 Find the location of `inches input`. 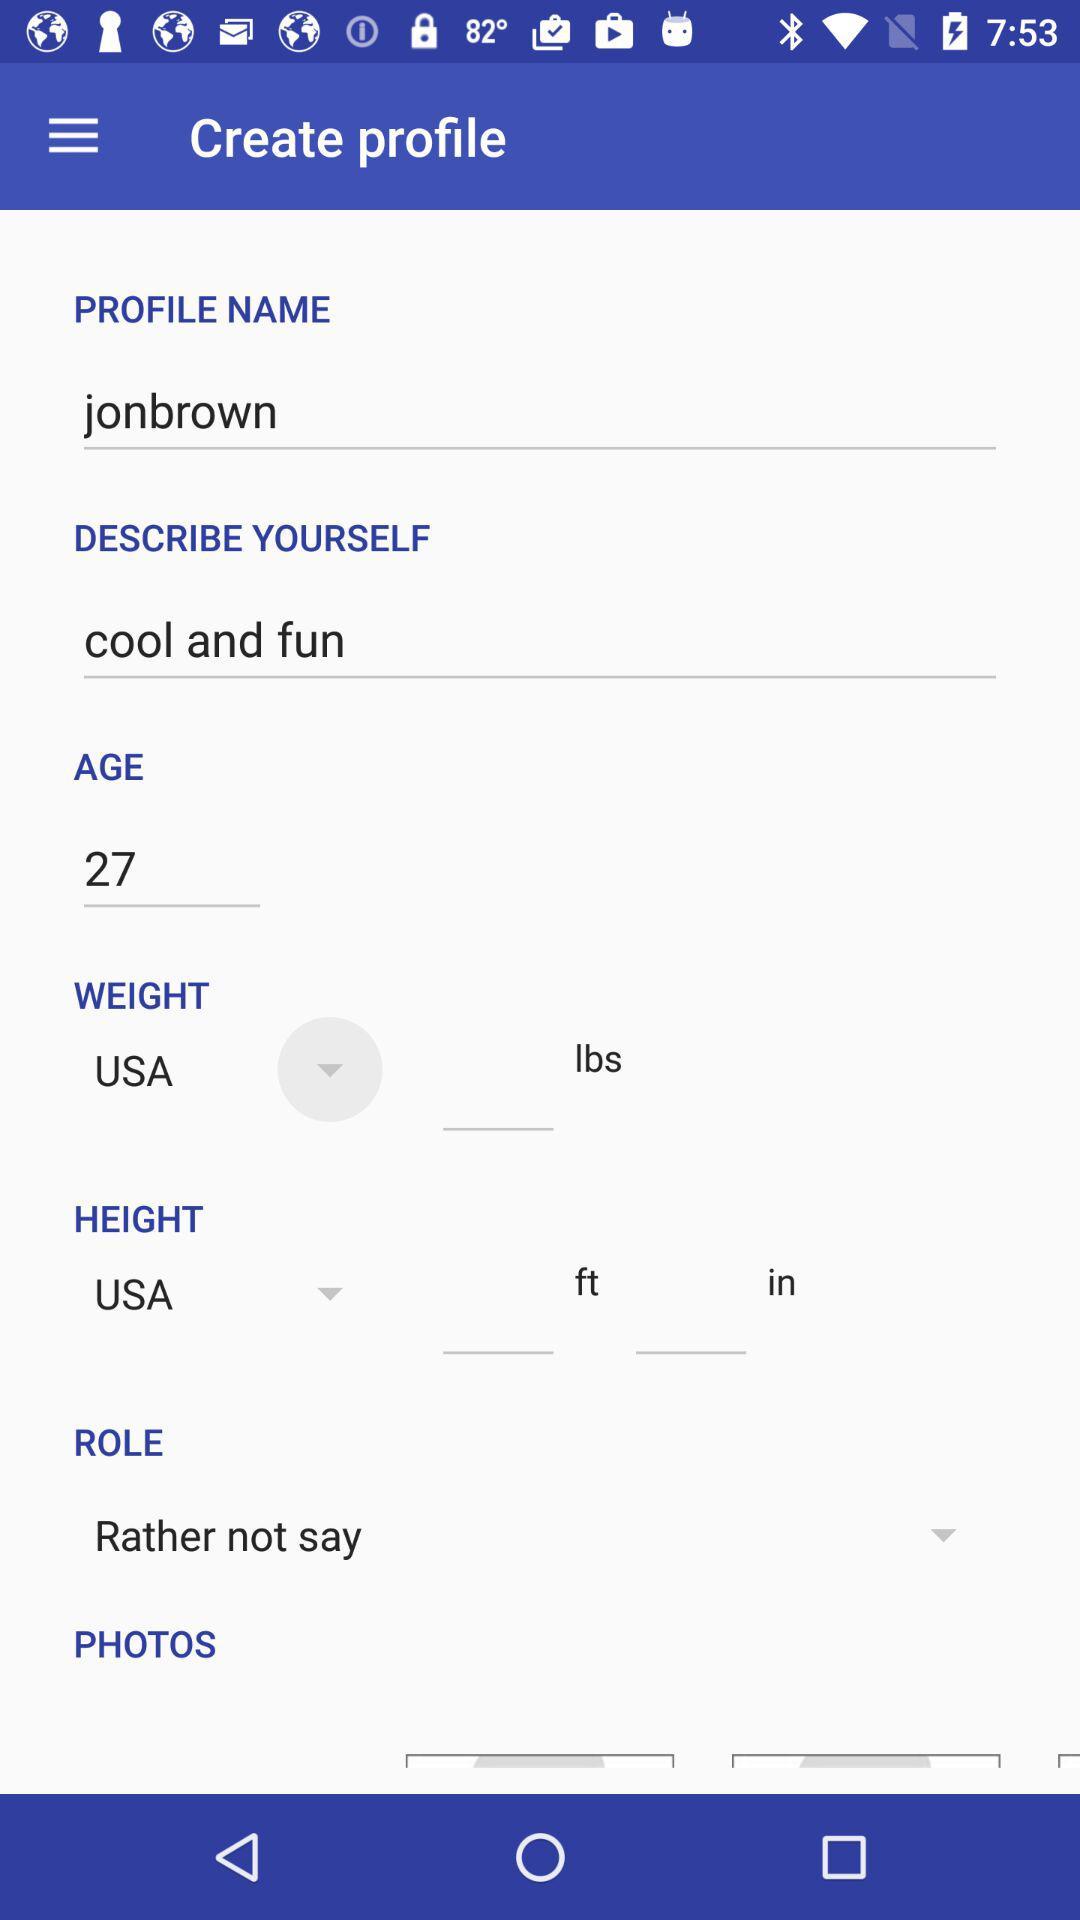

inches input is located at coordinates (690, 1318).